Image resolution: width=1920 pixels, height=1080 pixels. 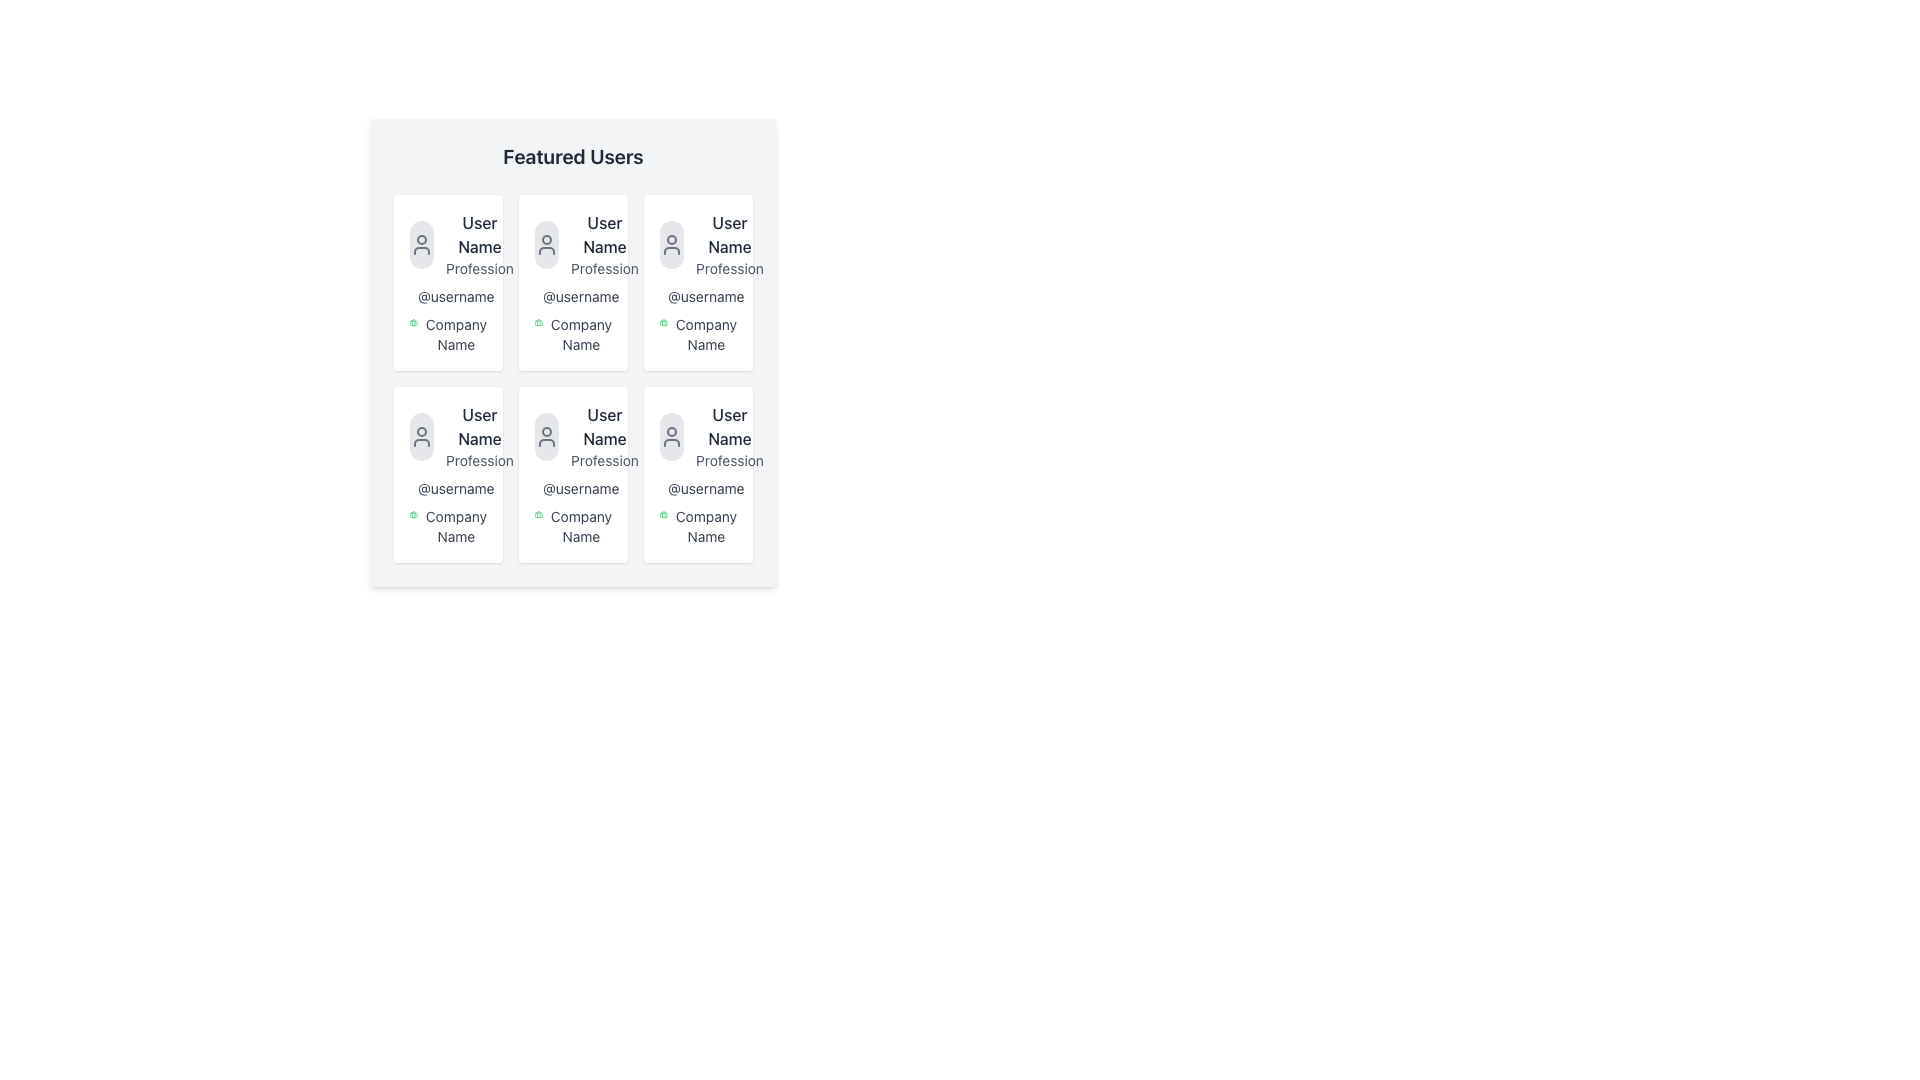 What do you see at coordinates (572, 526) in the screenshot?
I see `the Text label displaying the company name in the user card located in the 'Featured Users' section, positioned below the username and profession details` at bounding box center [572, 526].